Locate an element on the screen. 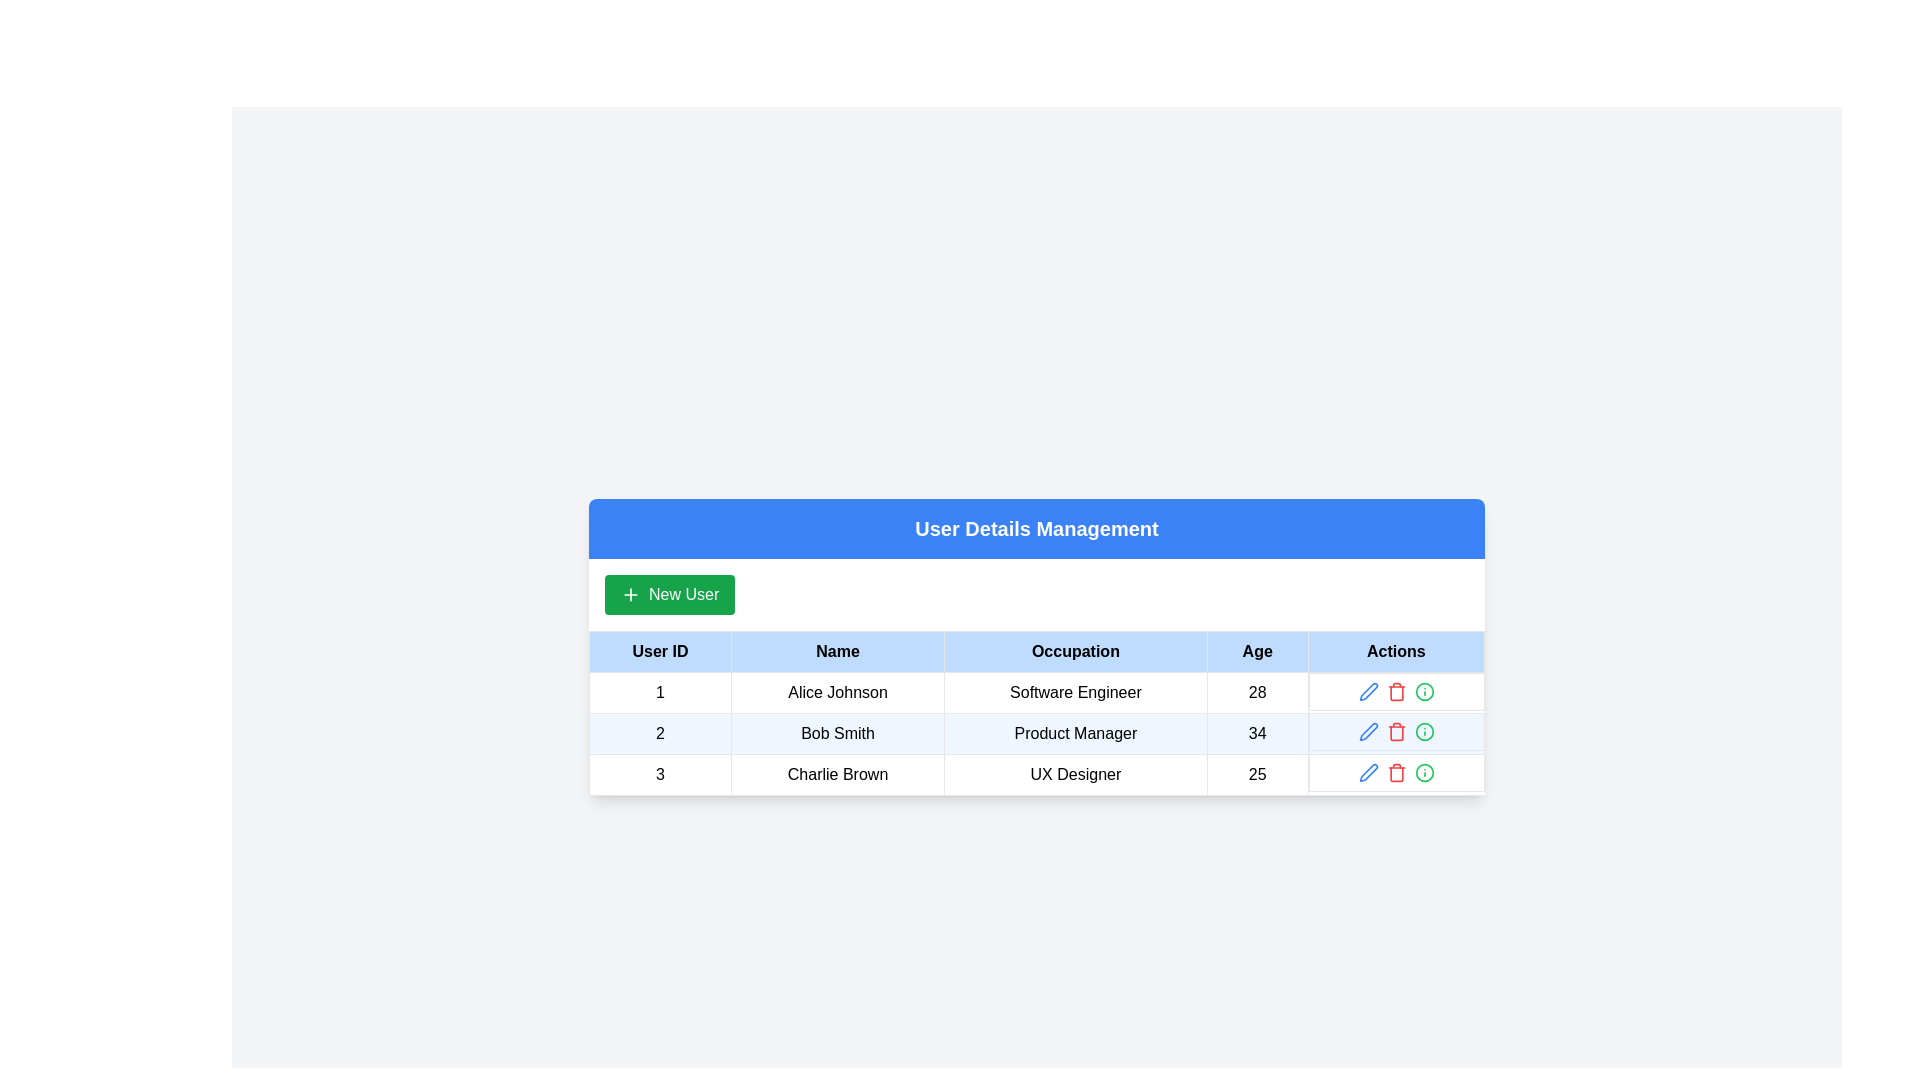 The height and width of the screenshot is (1080, 1920). the third row in the User Details Management table to interact with its contained actions is located at coordinates (1036, 773).